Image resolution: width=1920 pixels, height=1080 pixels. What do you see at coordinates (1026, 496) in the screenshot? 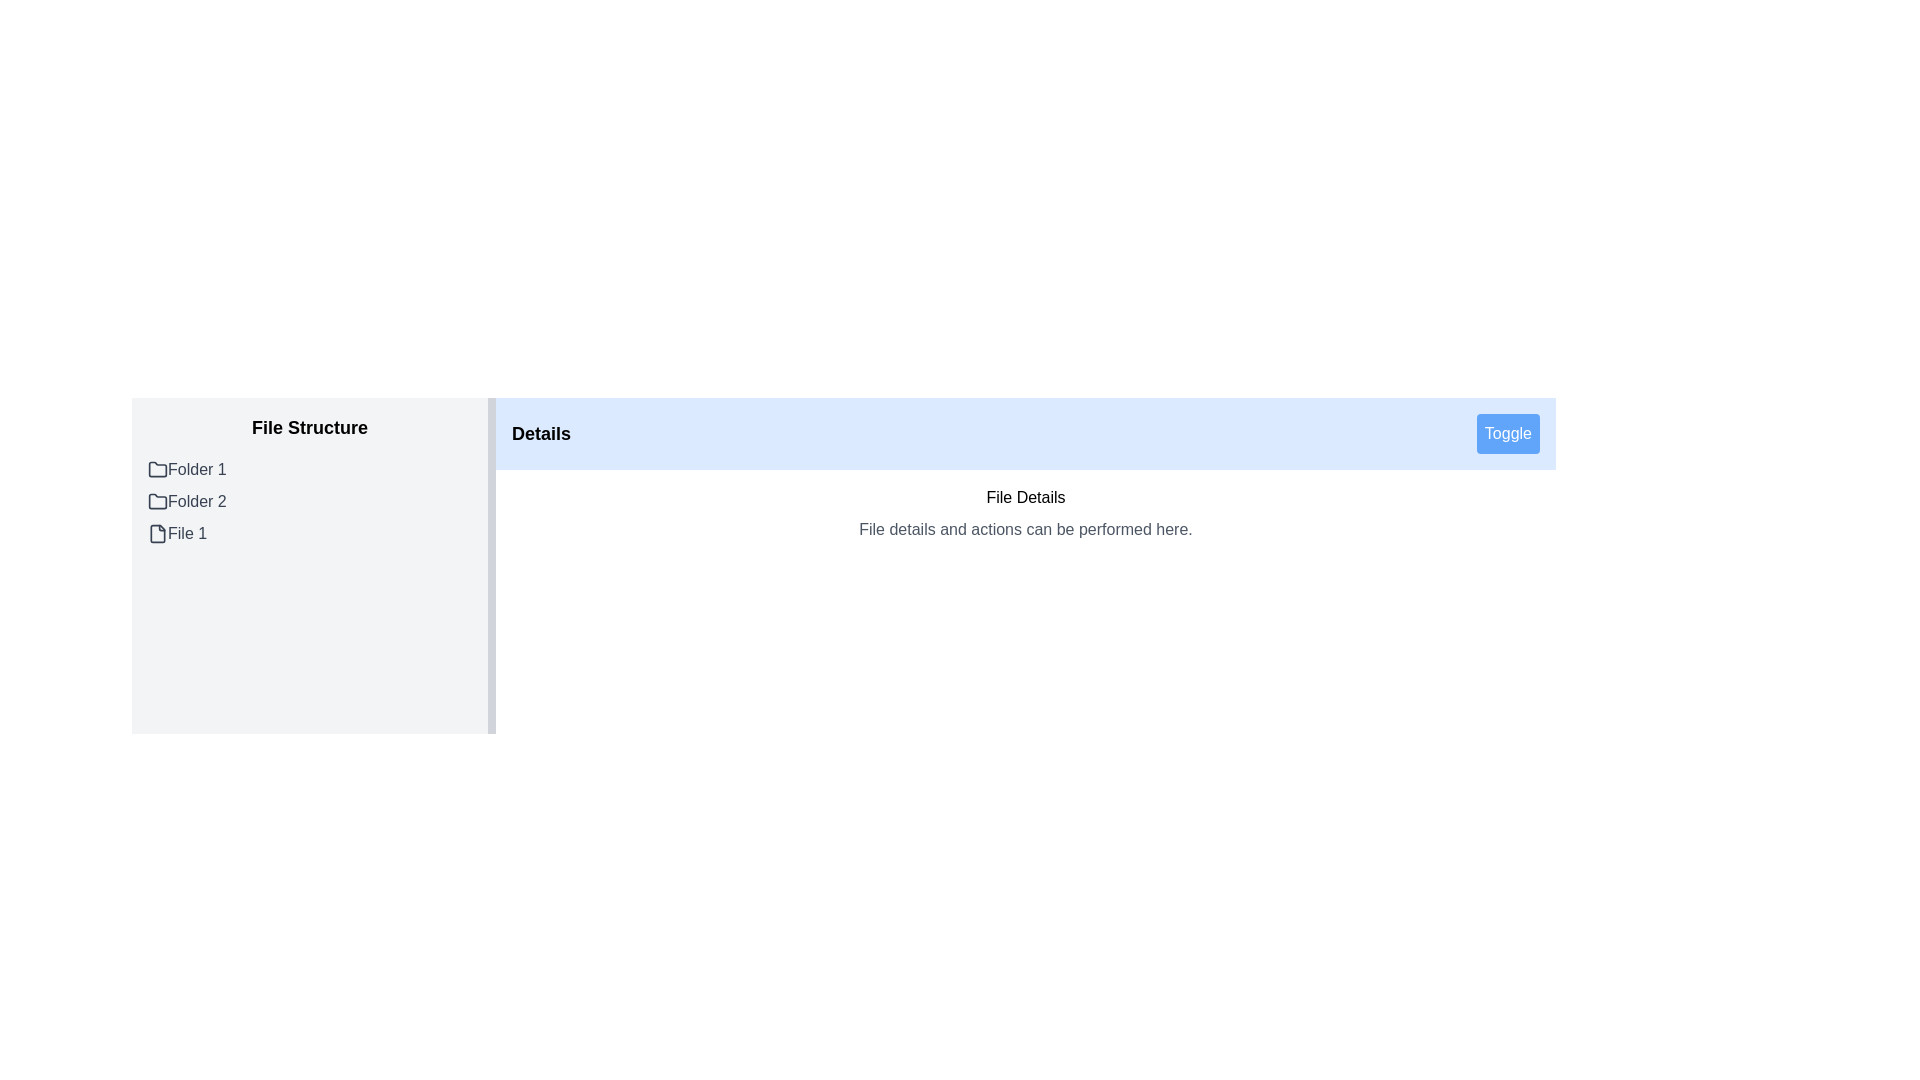
I see `the text 'File Details' which is prominently displayed in a medium-sized black font near the top of its section` at bounding box center [1026, 496].